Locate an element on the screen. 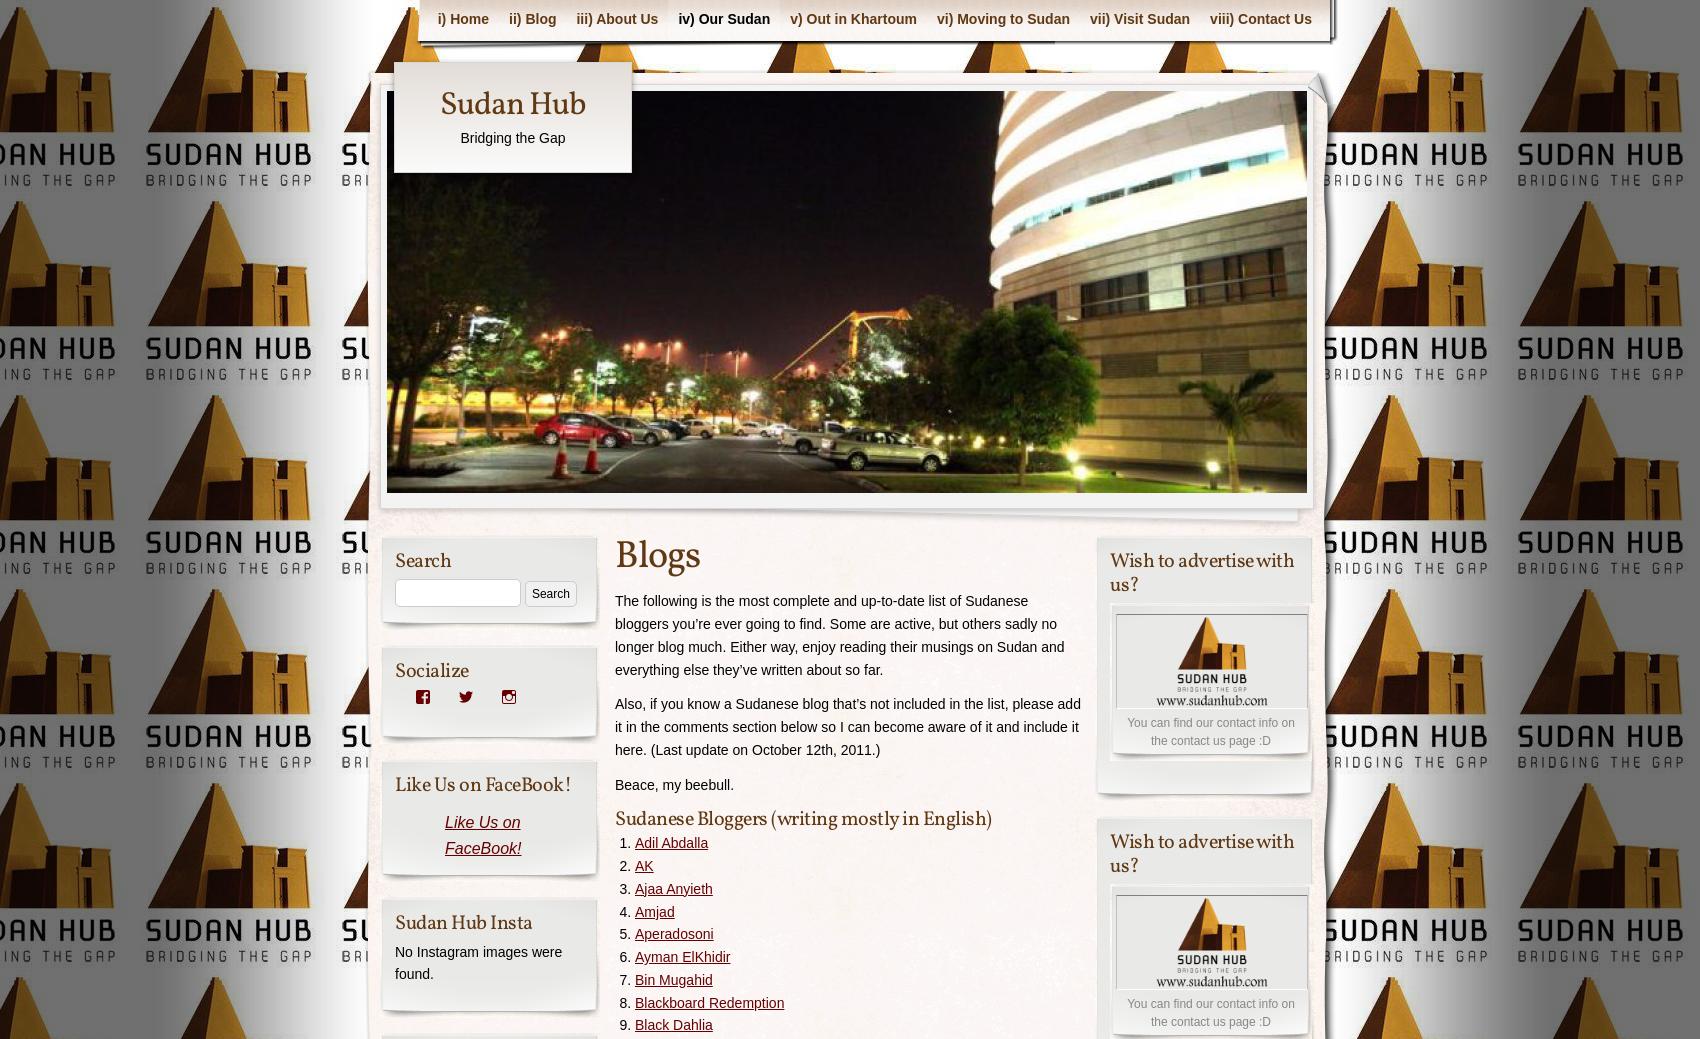 Image resolution: width=1700 pixels, height=1039 pixels. 'Sudanese Bloggers (writing mostly in English)' is located at coordinates (802, 818).